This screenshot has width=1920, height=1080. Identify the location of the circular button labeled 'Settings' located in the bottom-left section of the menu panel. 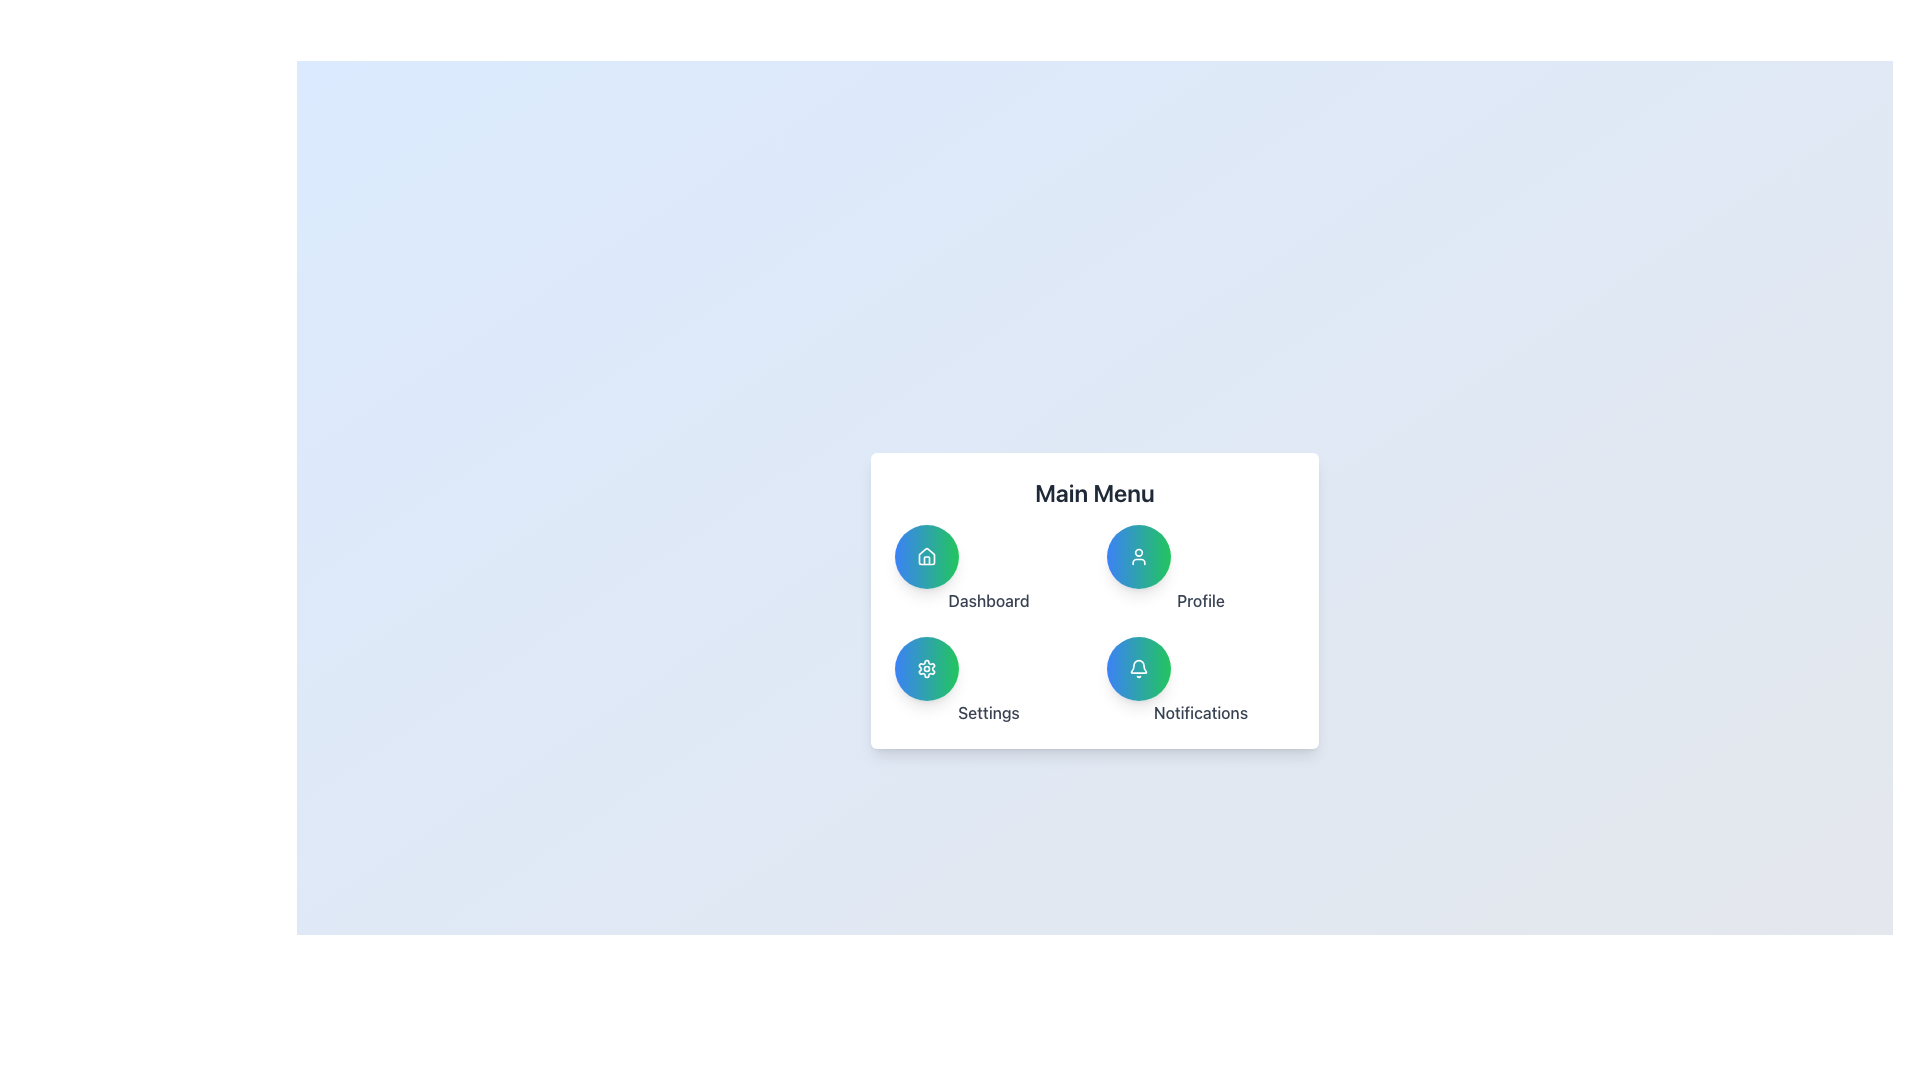
(925, 668).